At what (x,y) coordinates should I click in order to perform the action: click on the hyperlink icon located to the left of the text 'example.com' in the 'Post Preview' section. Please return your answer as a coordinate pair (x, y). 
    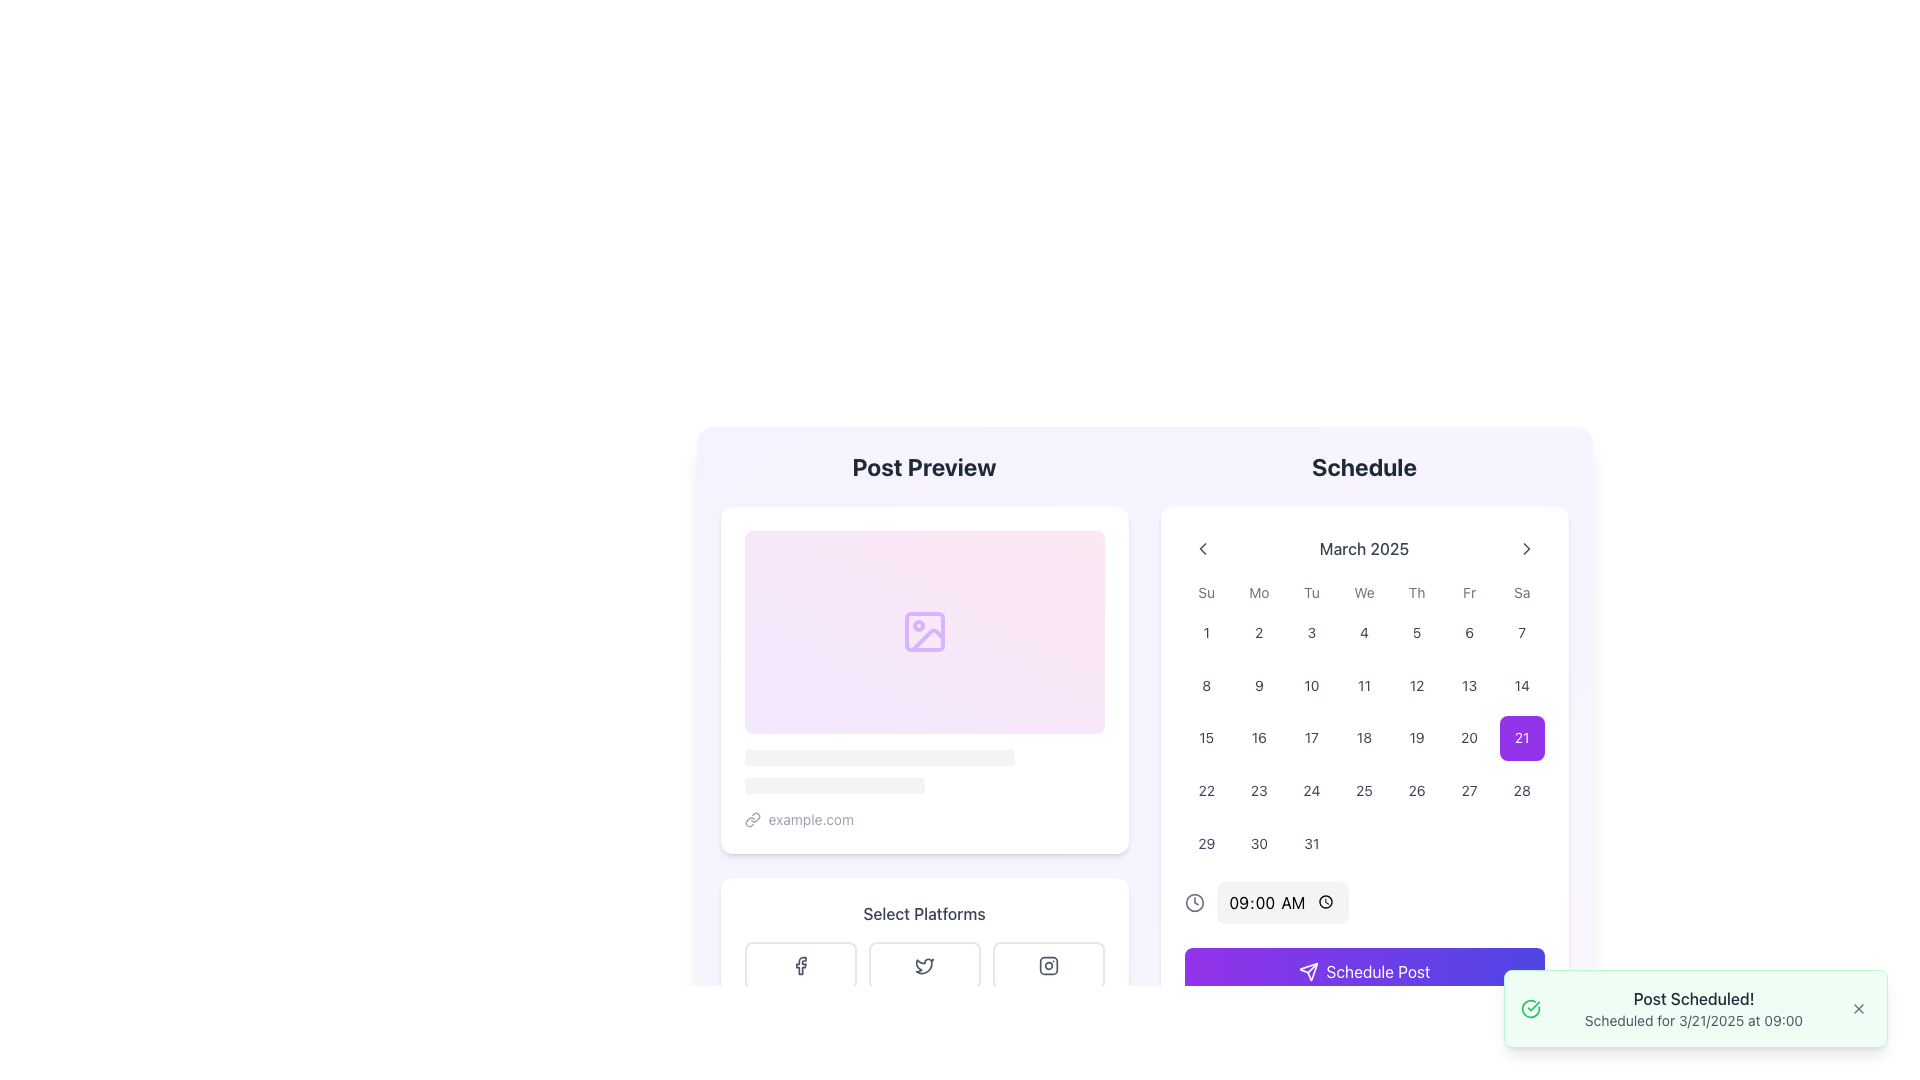
    Looking at the image, I should click on (751, 819).